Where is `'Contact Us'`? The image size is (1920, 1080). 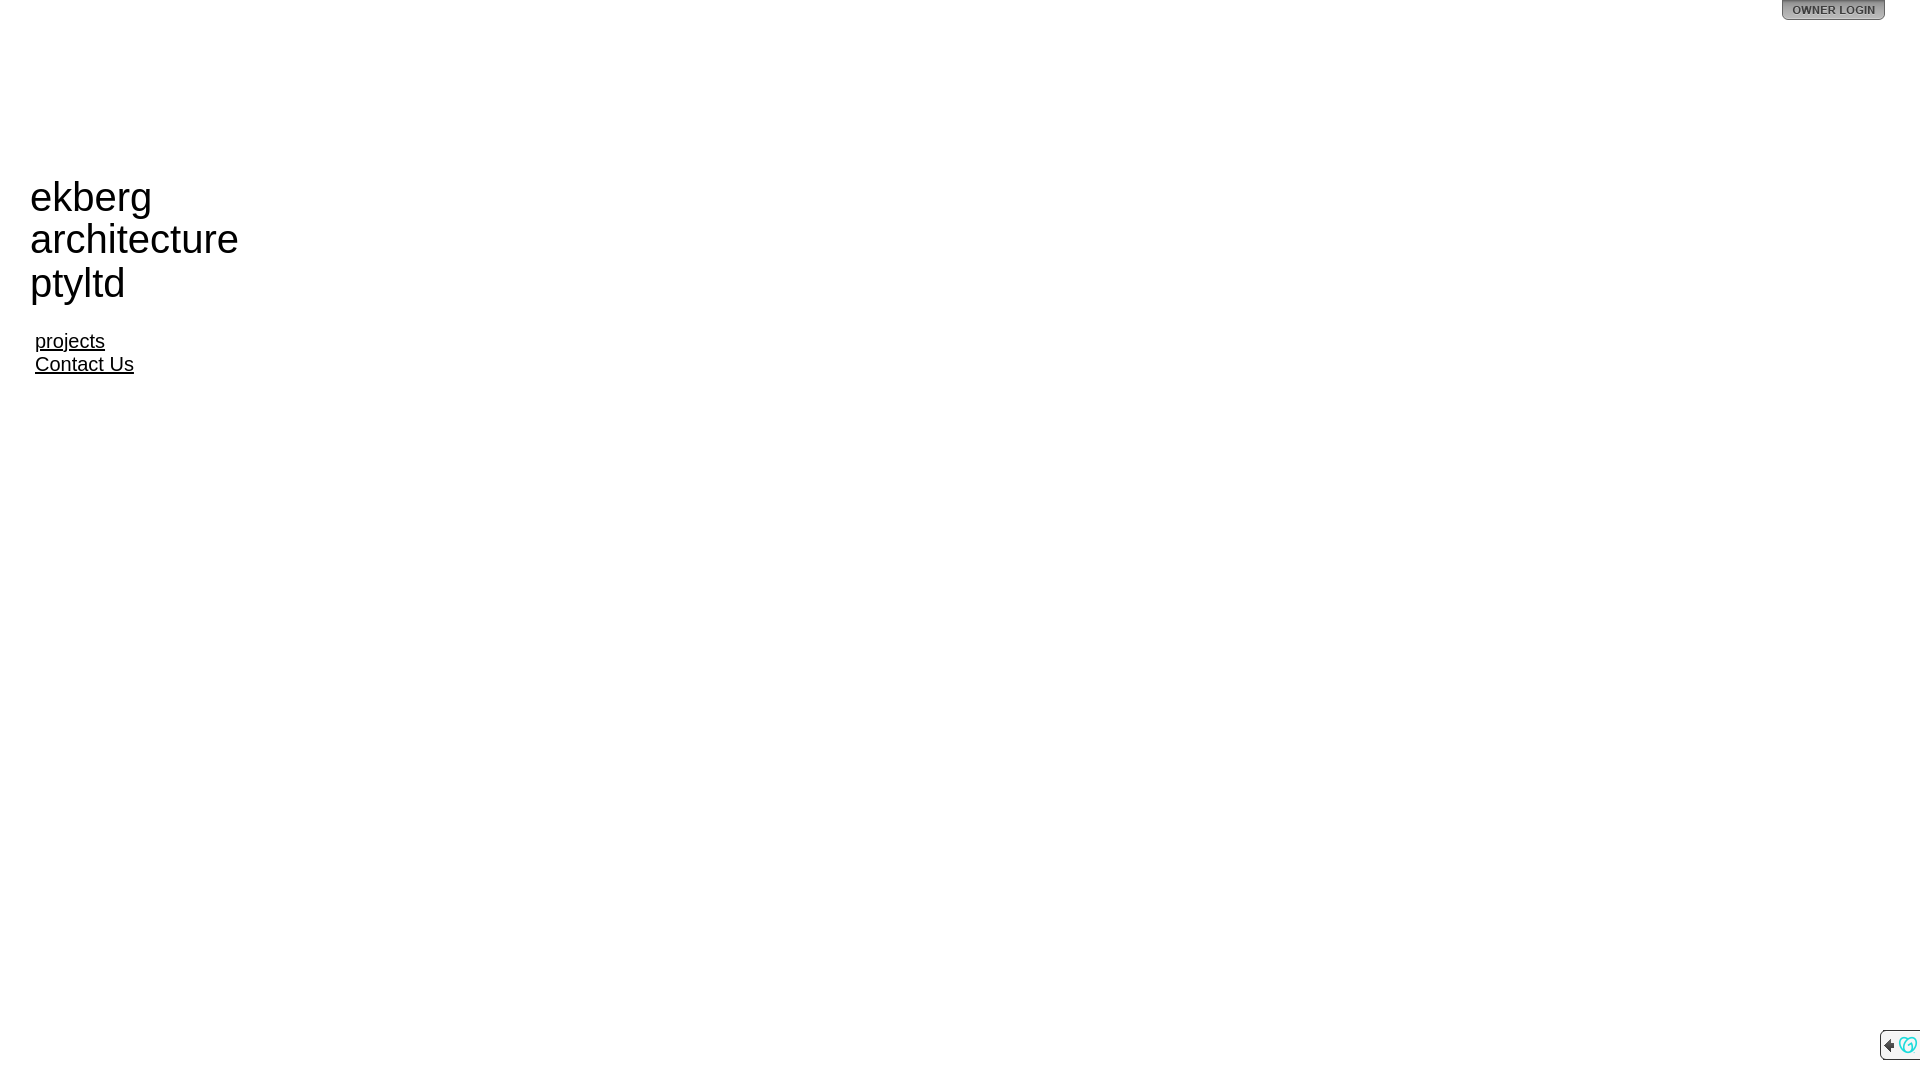
'Contact Us' is located at coordinates (83, 363).